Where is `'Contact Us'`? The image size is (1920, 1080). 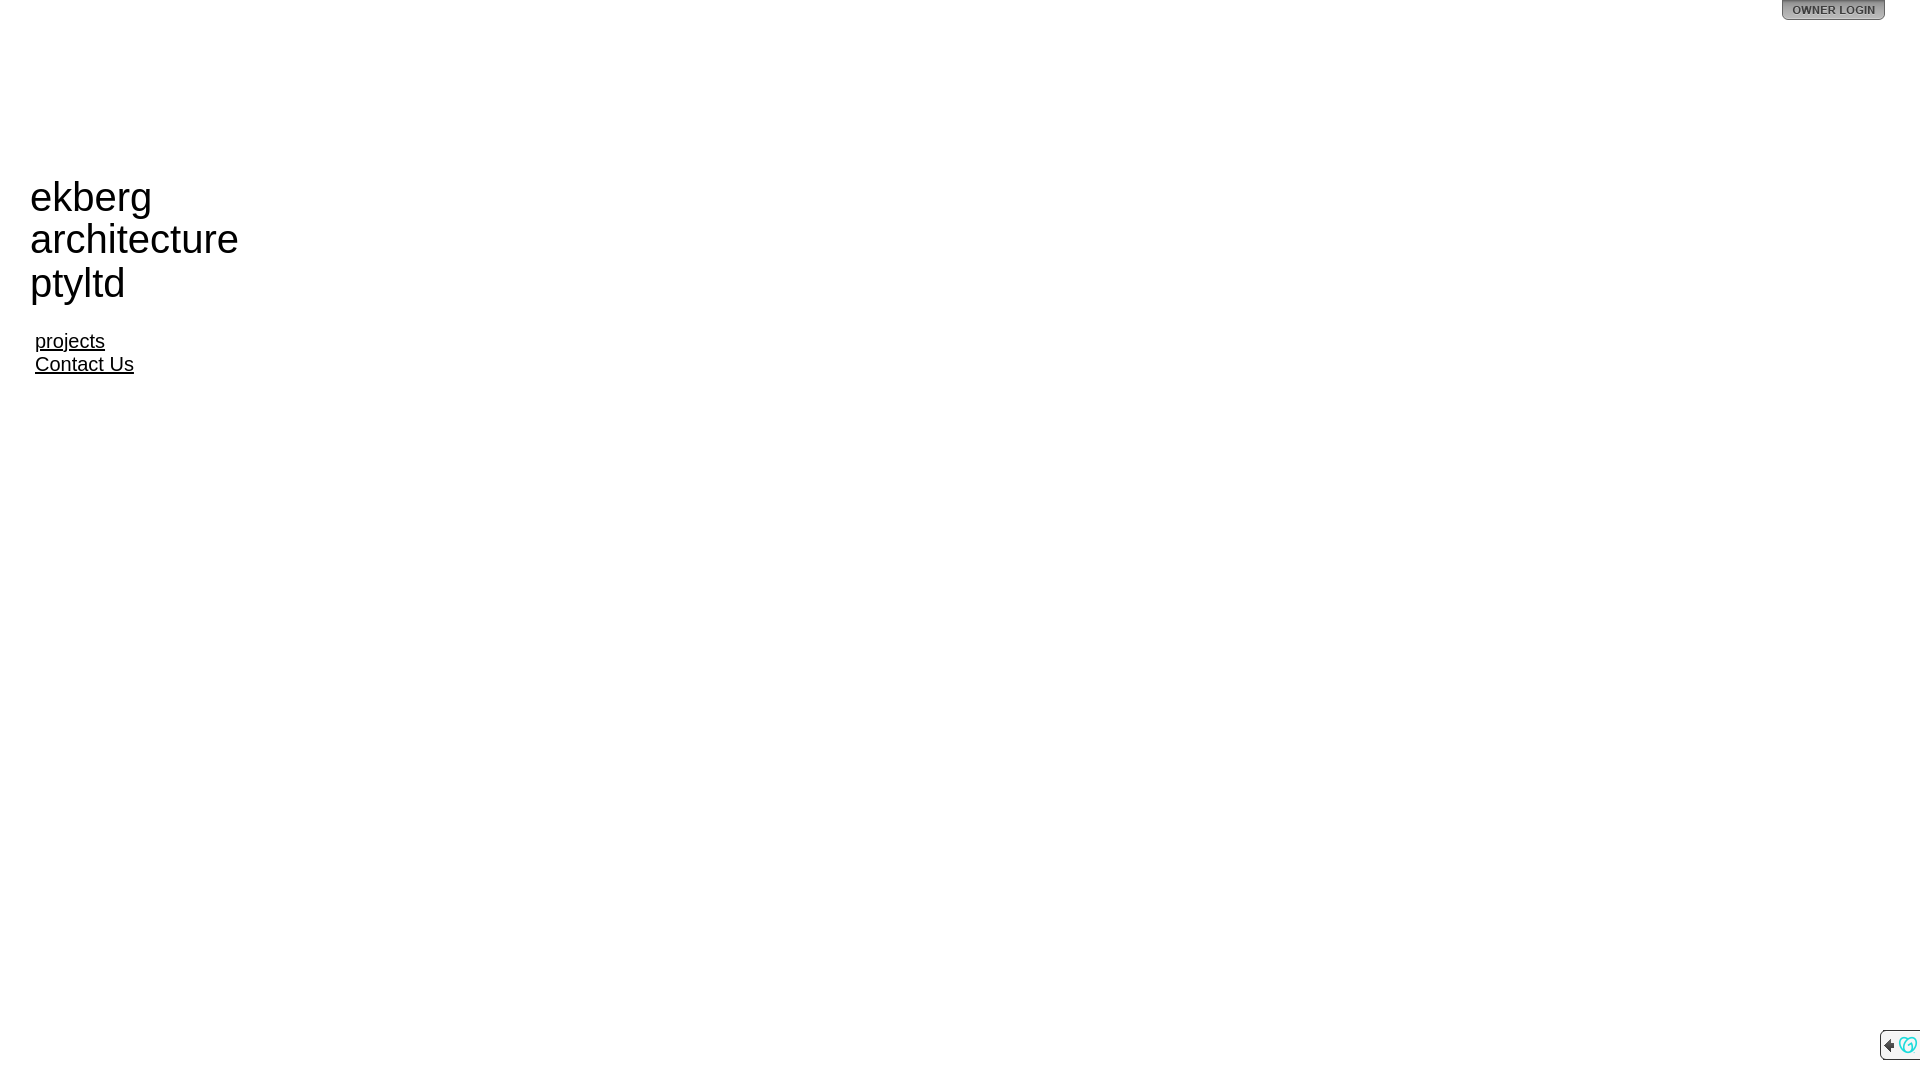
'Contact Us' is located at coordinates (83, 363).